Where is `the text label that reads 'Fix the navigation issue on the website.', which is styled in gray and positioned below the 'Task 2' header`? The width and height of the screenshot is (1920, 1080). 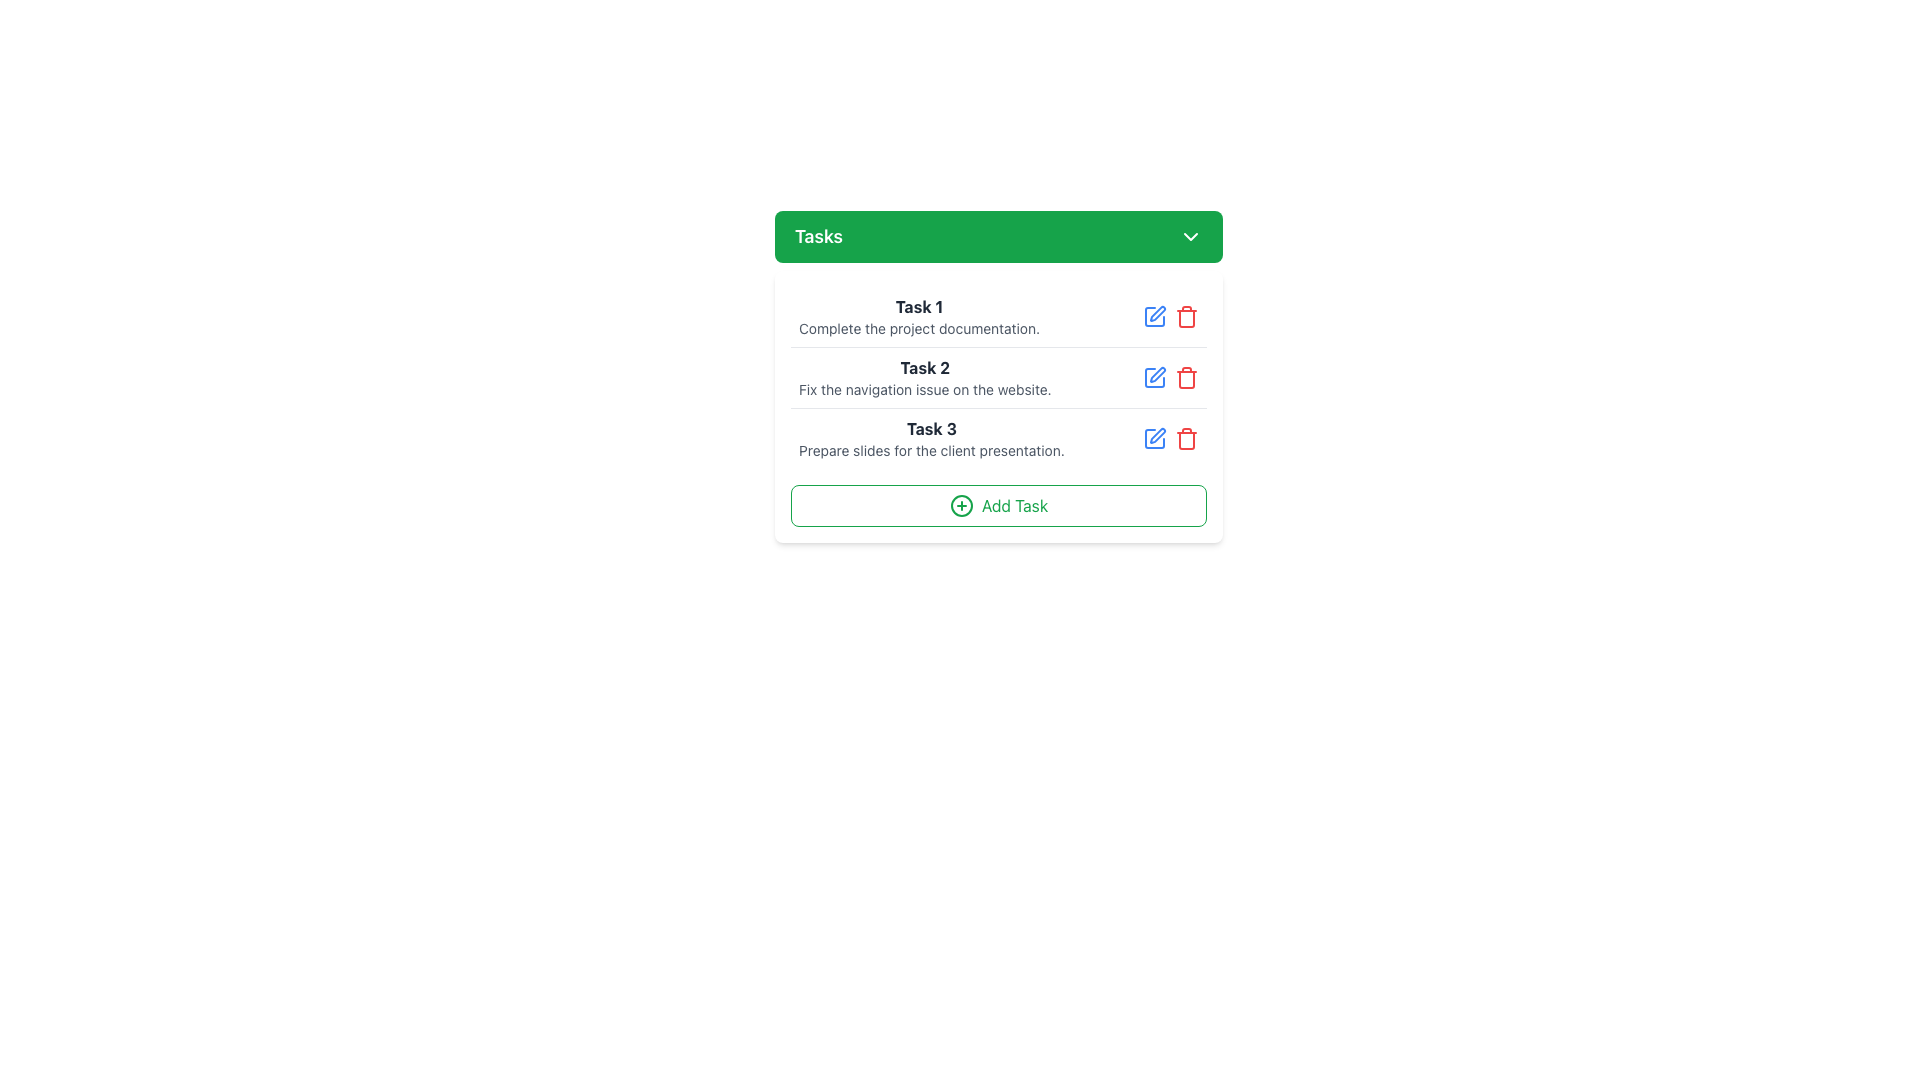 the text label that reads 'Fix the navigation issue on the website.', which is styled in gray and positioned below the 'Task 2' header is located at coordinates (924, 389).